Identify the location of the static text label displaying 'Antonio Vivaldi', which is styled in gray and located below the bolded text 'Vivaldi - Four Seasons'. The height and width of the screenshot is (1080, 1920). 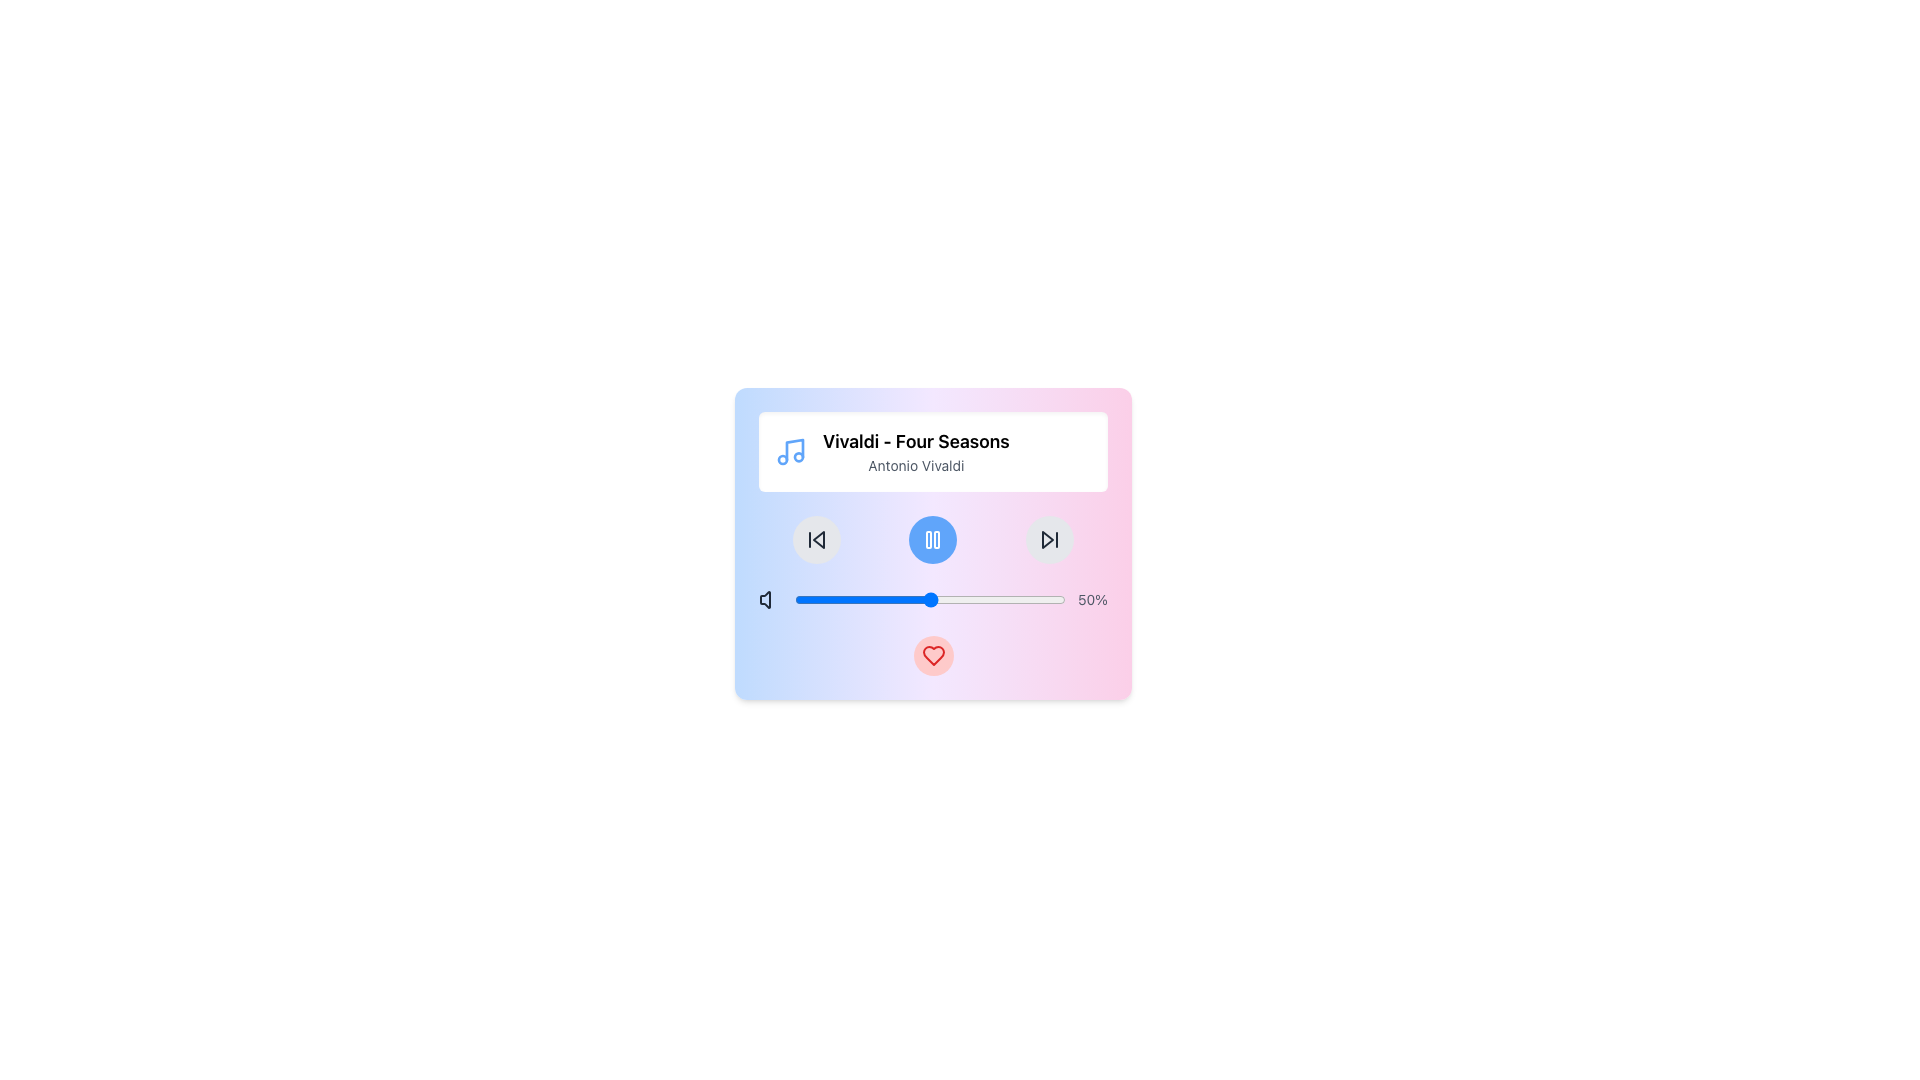
(915, 466).